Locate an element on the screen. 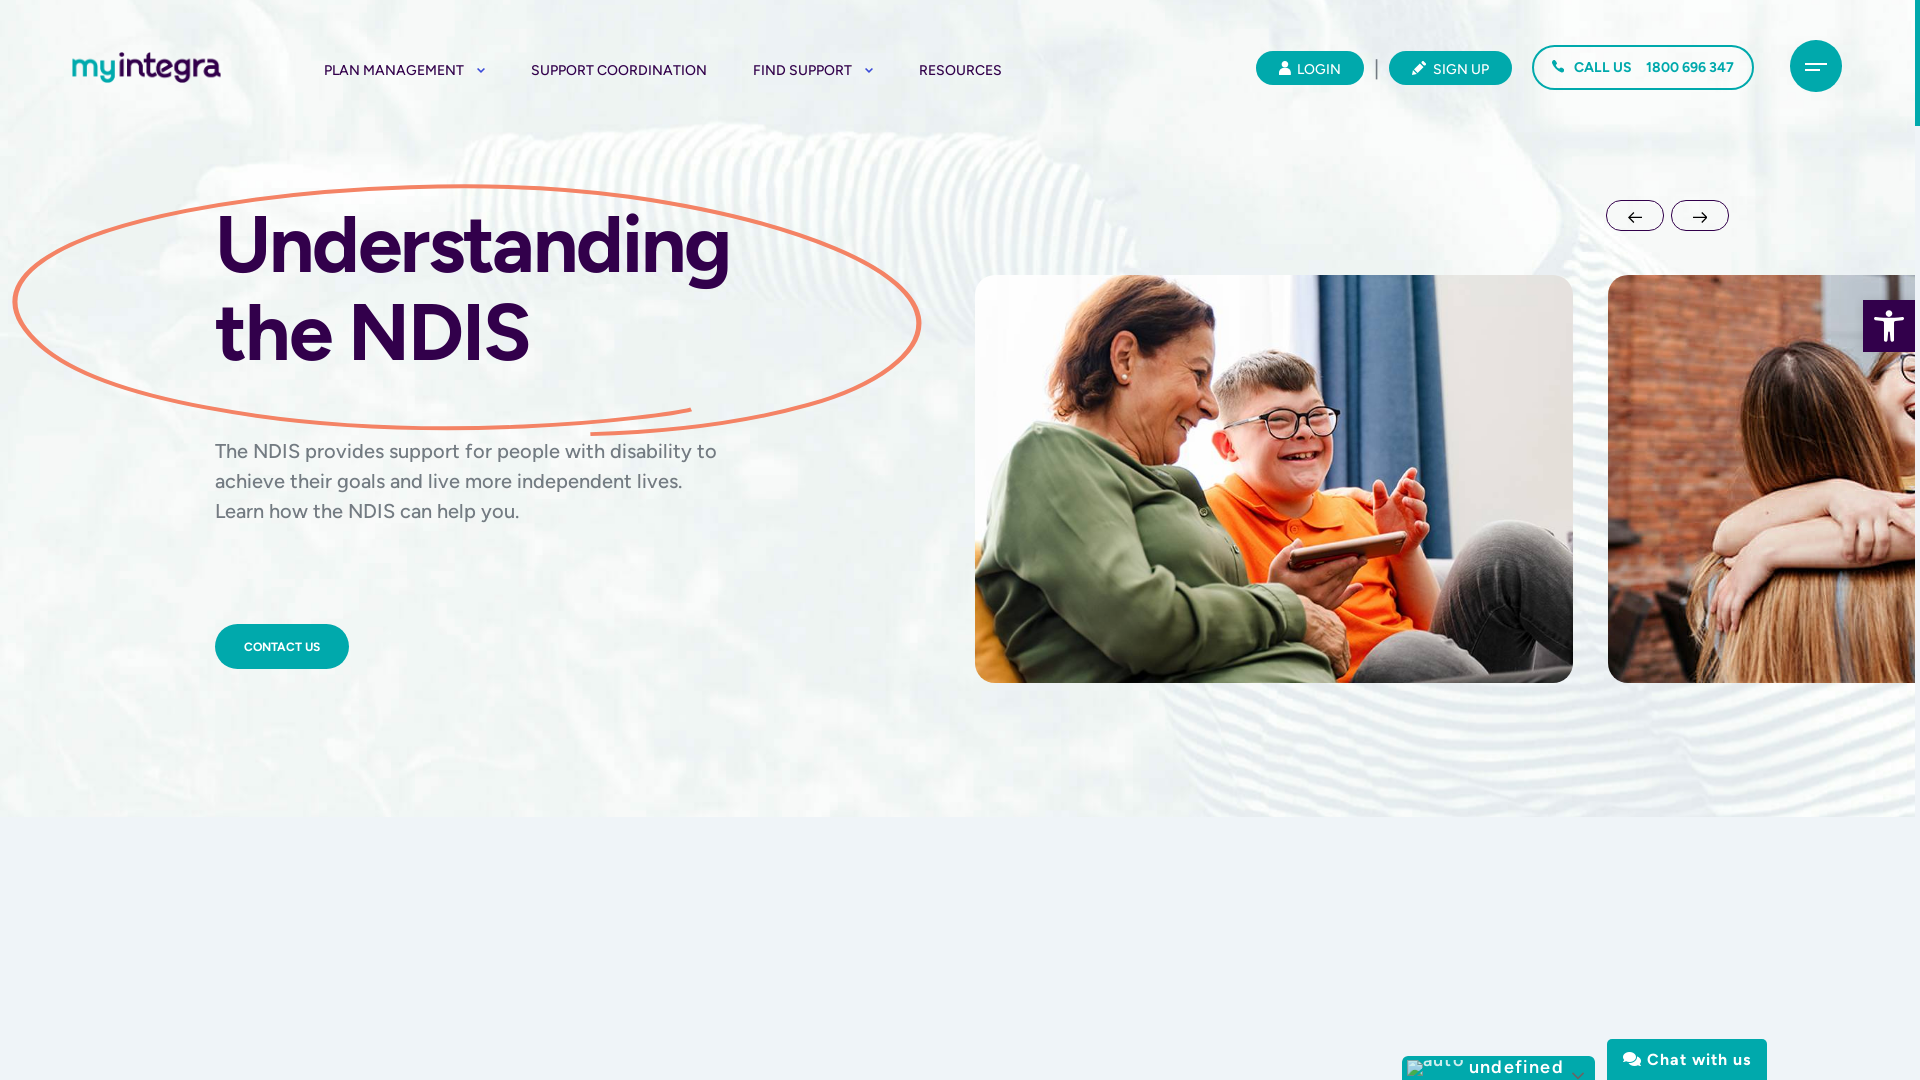  'CALL US is located at coordinates (1642, 66).